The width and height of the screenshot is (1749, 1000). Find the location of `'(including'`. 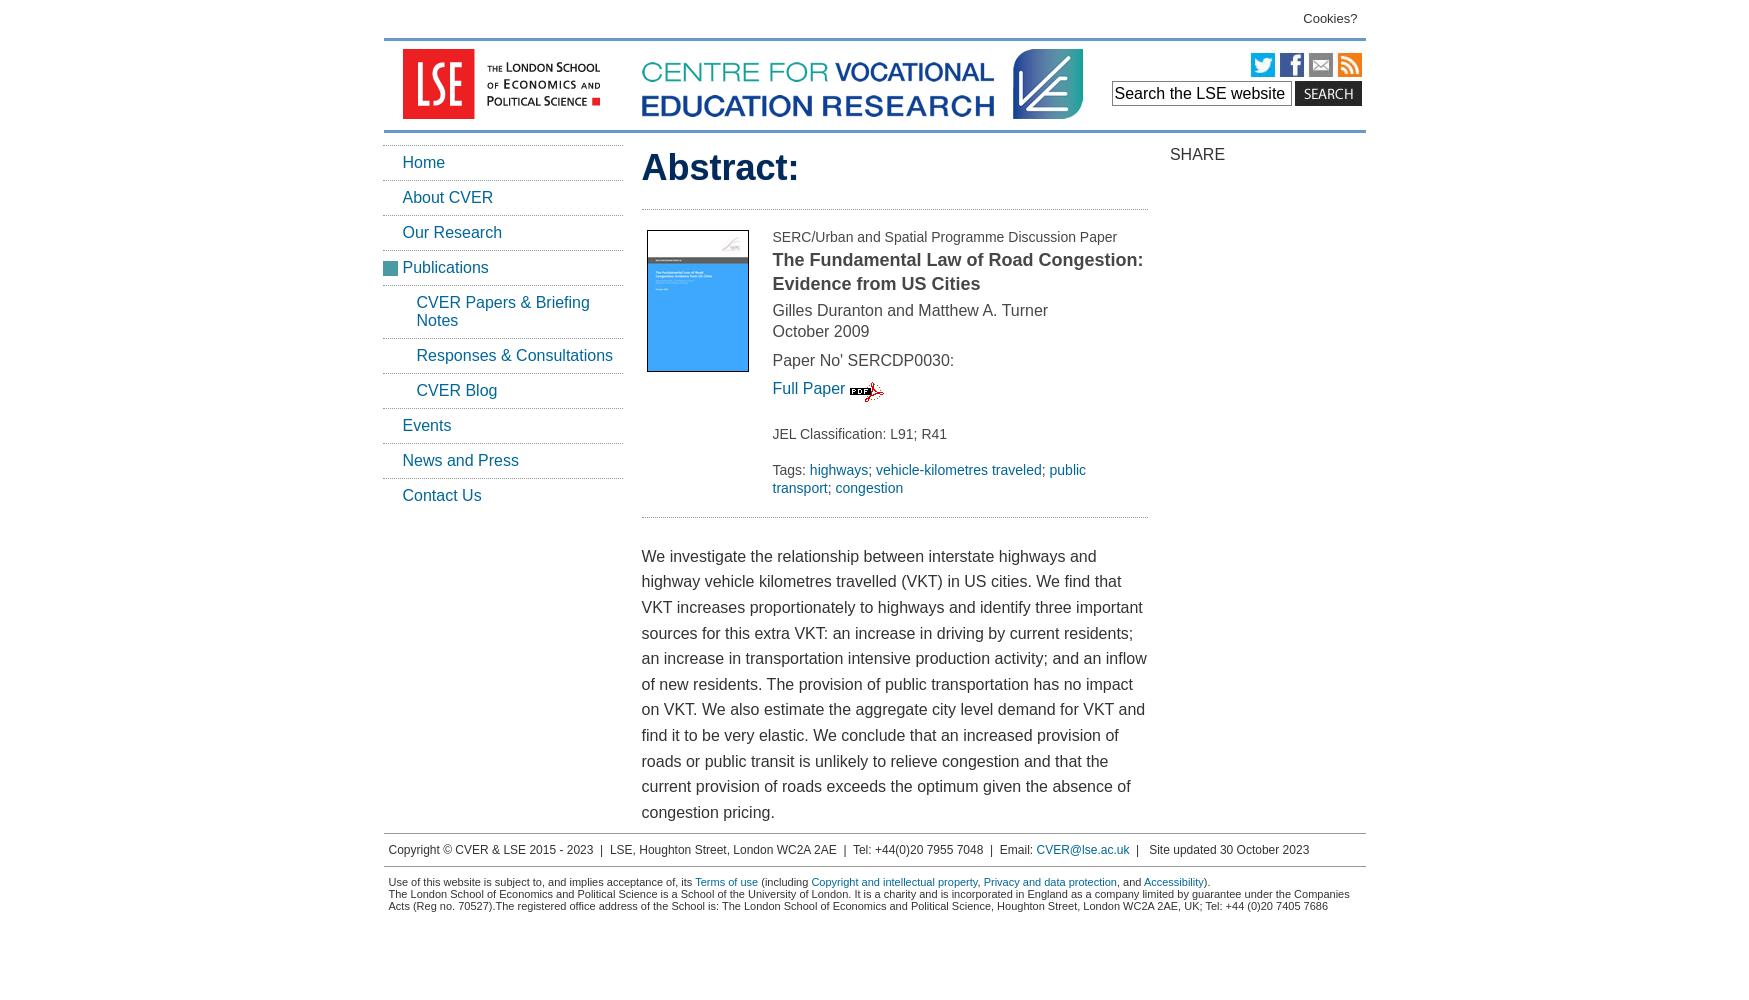

'(including' is located at coordinates (784, 882).